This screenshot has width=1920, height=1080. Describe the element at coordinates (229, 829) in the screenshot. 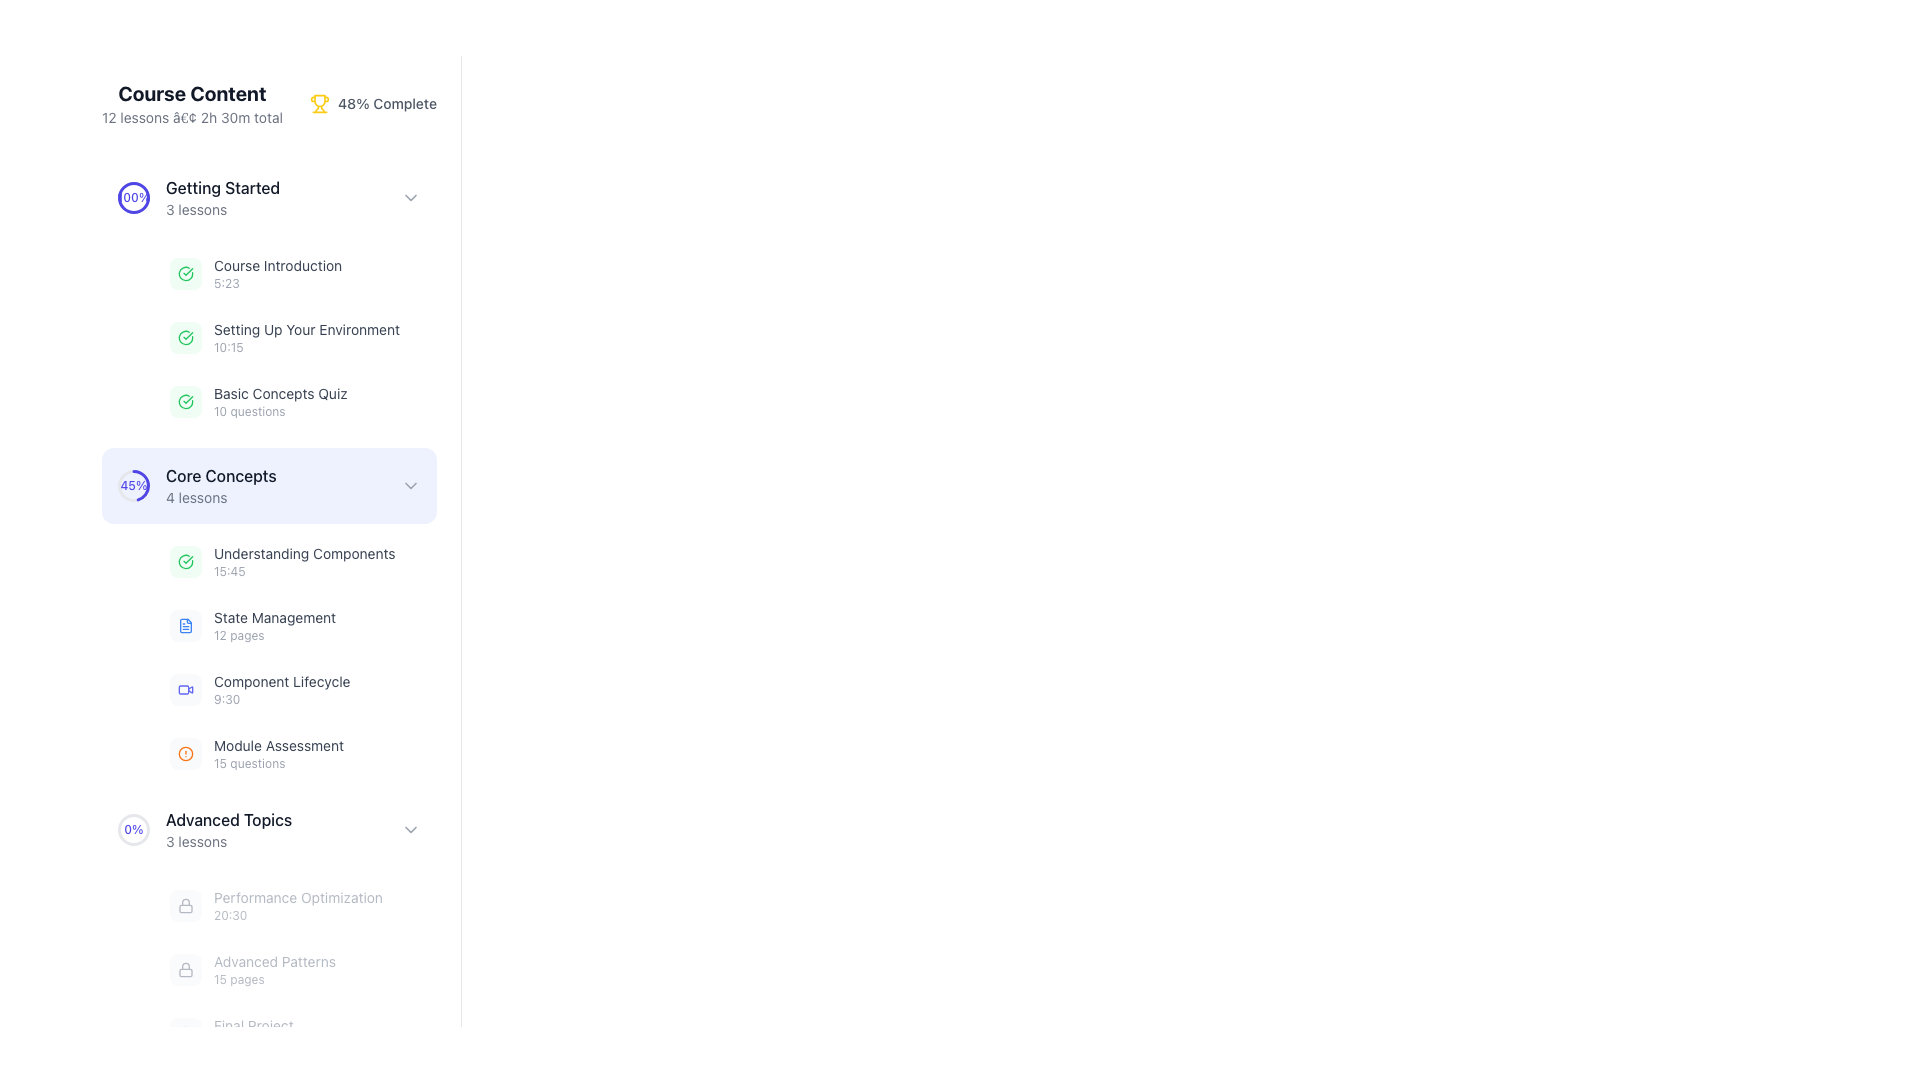

I see `the 'Advanced Topics' section header title` at that location.